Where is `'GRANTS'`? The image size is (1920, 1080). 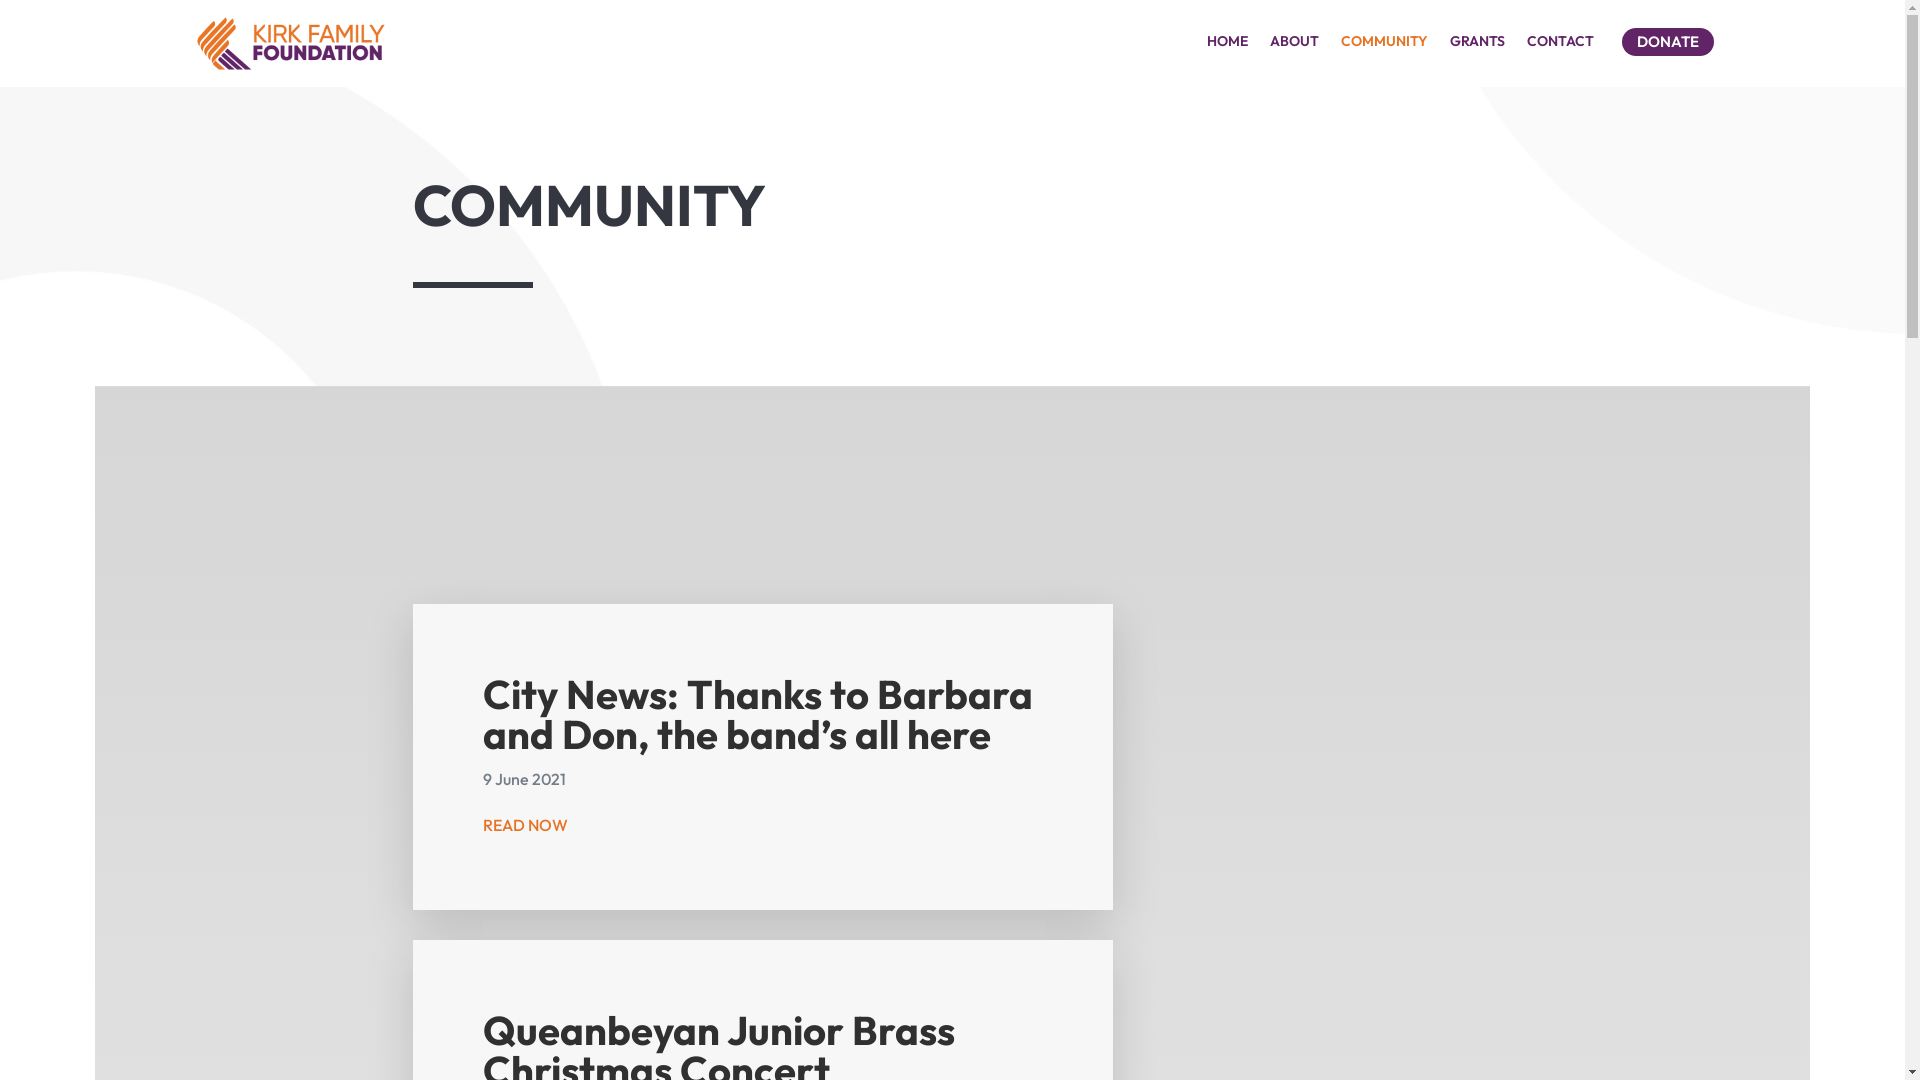 'GRANTS' is located at coordinates (1477, 45).